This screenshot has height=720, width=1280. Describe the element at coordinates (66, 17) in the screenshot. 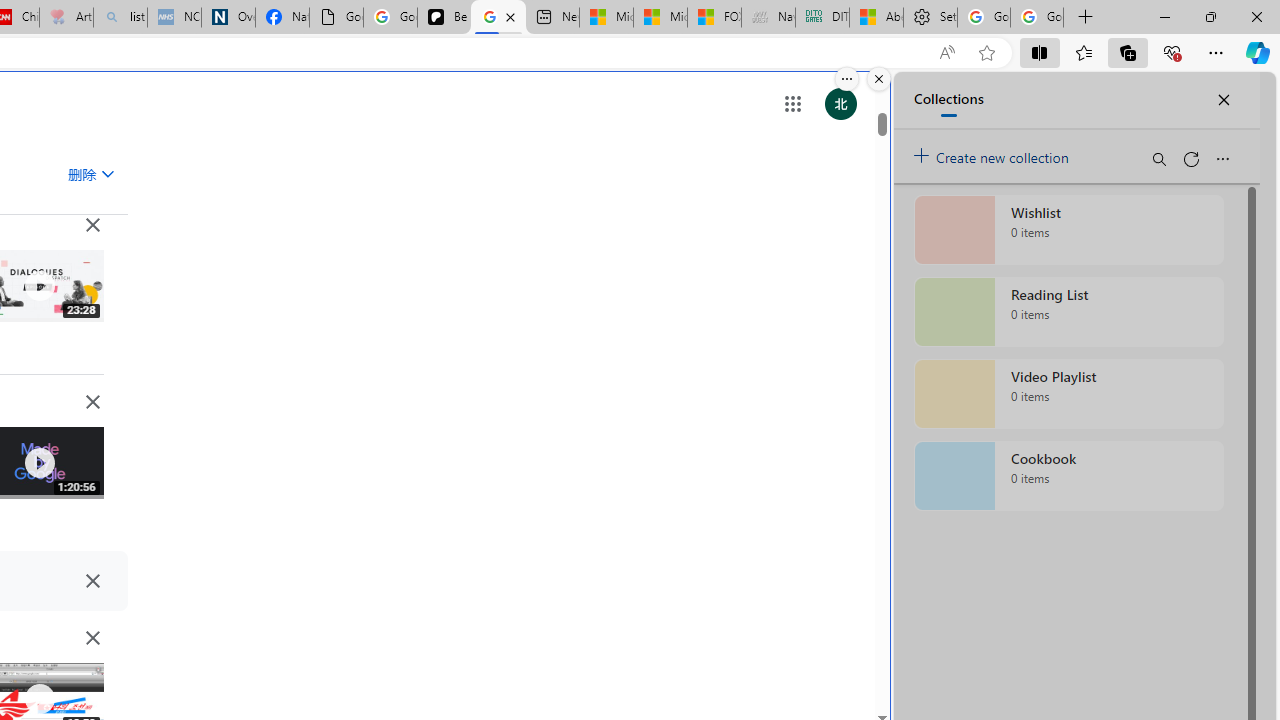

I see `'Arthritis: Ask Health Professionals - Sleeping'` at that location.